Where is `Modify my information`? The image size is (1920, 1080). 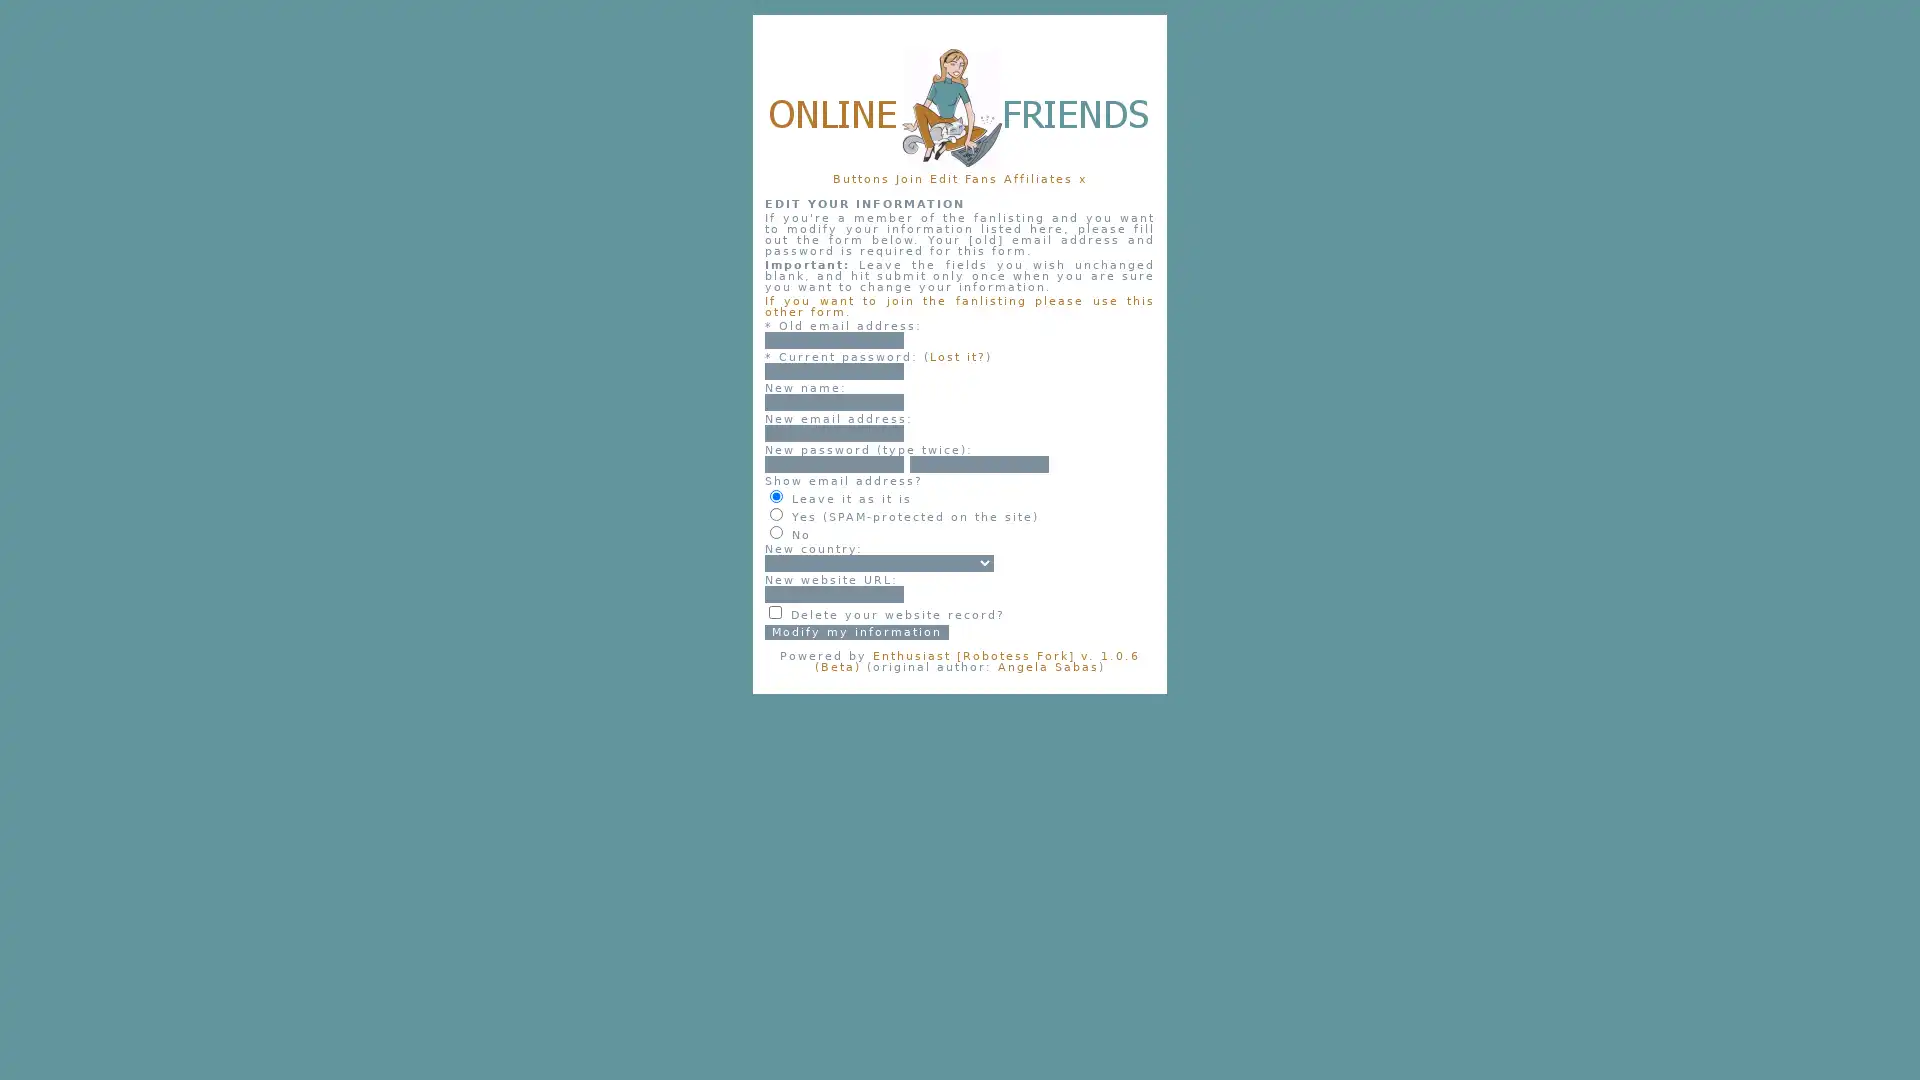
Modify my information is located at coordinates (857, 632).